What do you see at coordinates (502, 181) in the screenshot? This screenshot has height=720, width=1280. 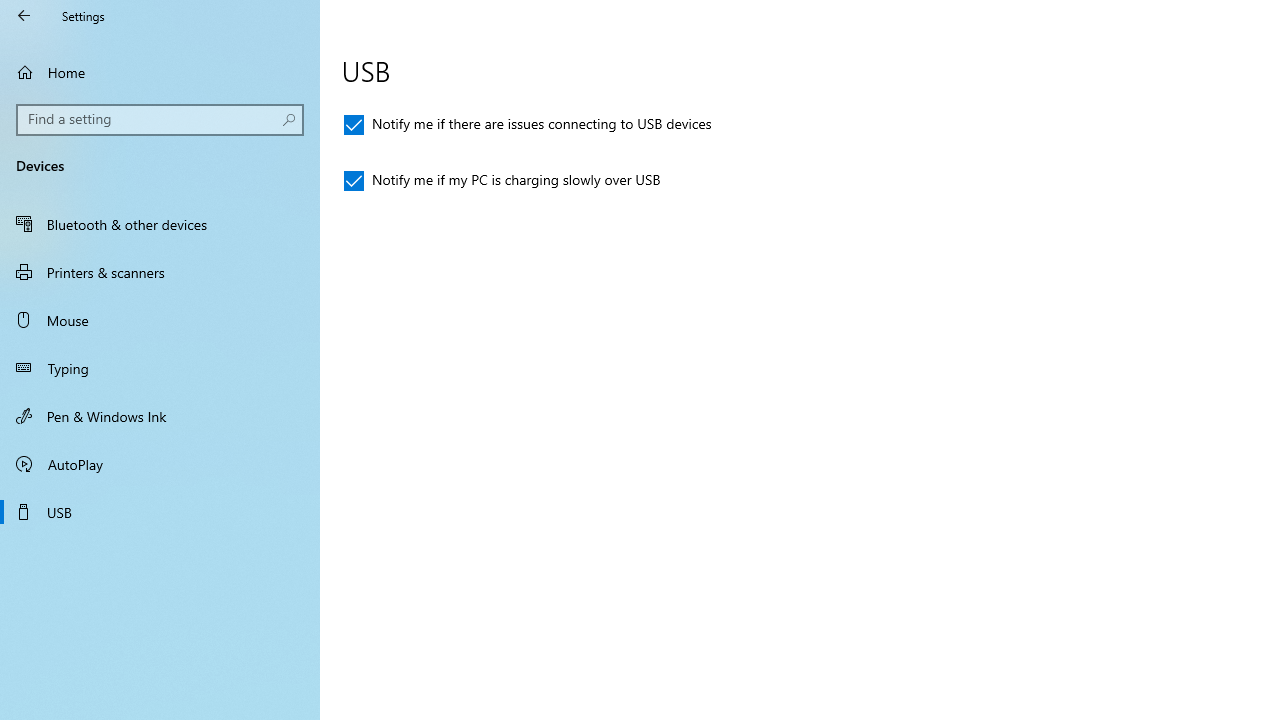 I see `'Notify me if my PC is charging slowly over USB'` at bounding box center [502, 181].